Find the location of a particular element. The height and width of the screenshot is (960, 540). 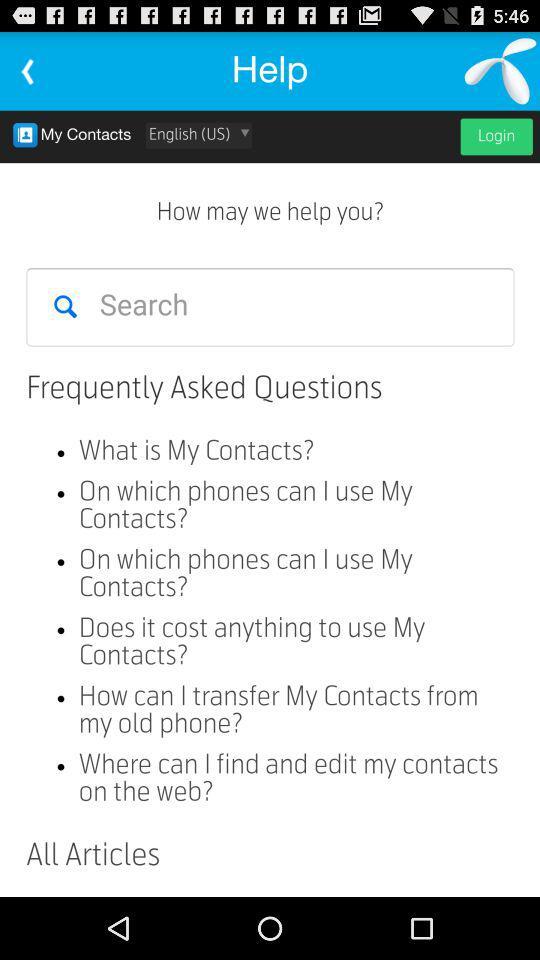

faq 's is located at coordinates (270, 502).